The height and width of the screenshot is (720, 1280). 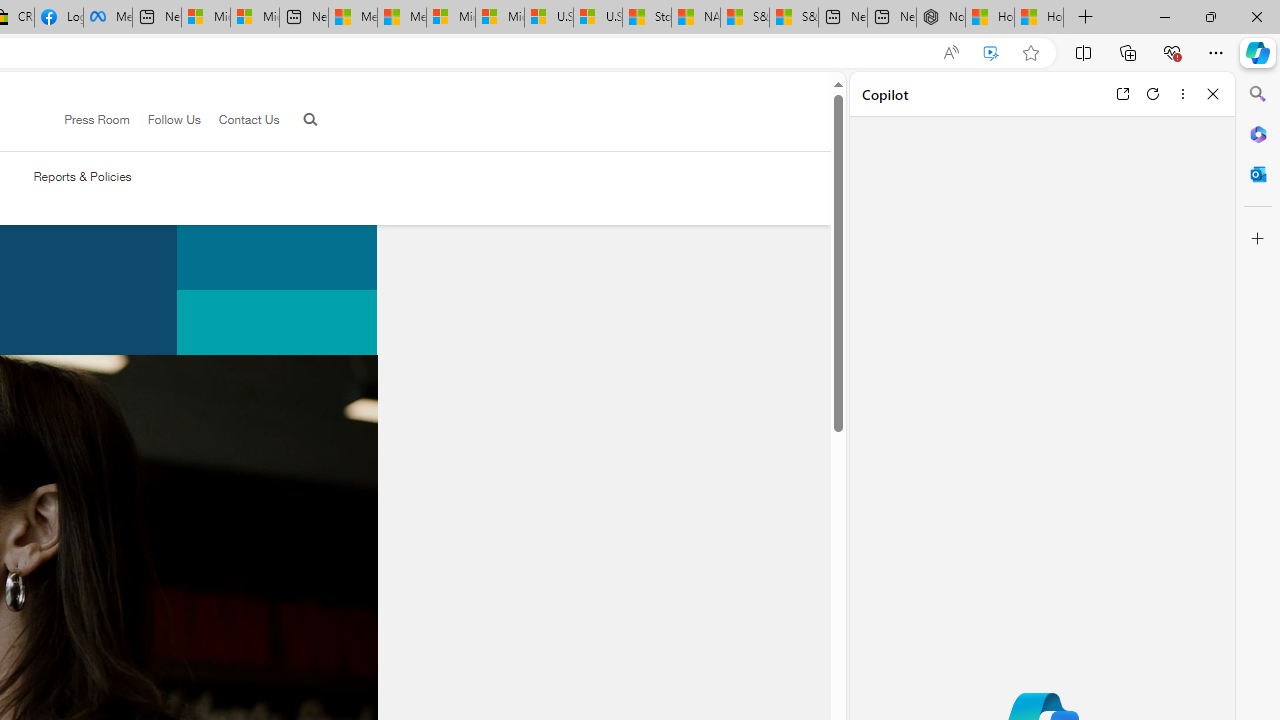 I want to click on 'Press Room', so click(x=87, y=120).